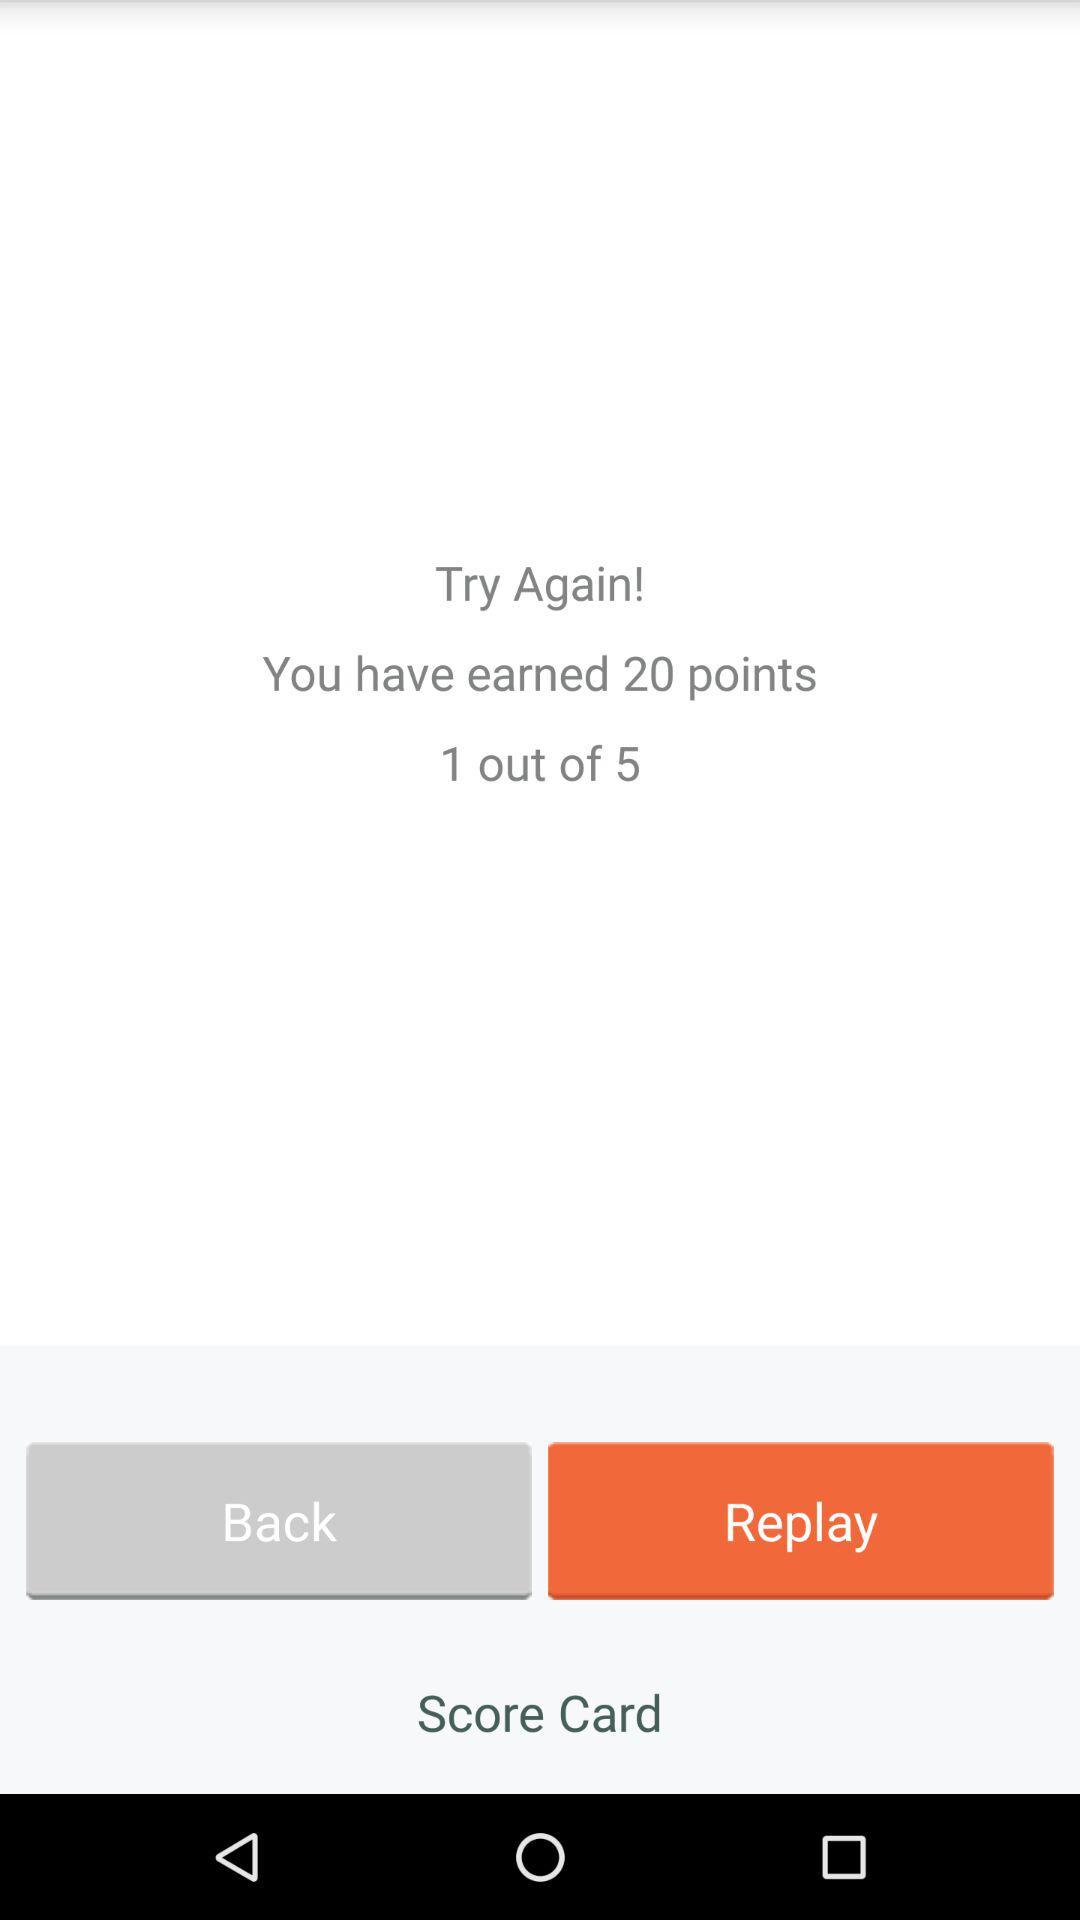  Describe the element at coordinates (540, 1711) in the screenshot. I see `app at the bottom` at that location.